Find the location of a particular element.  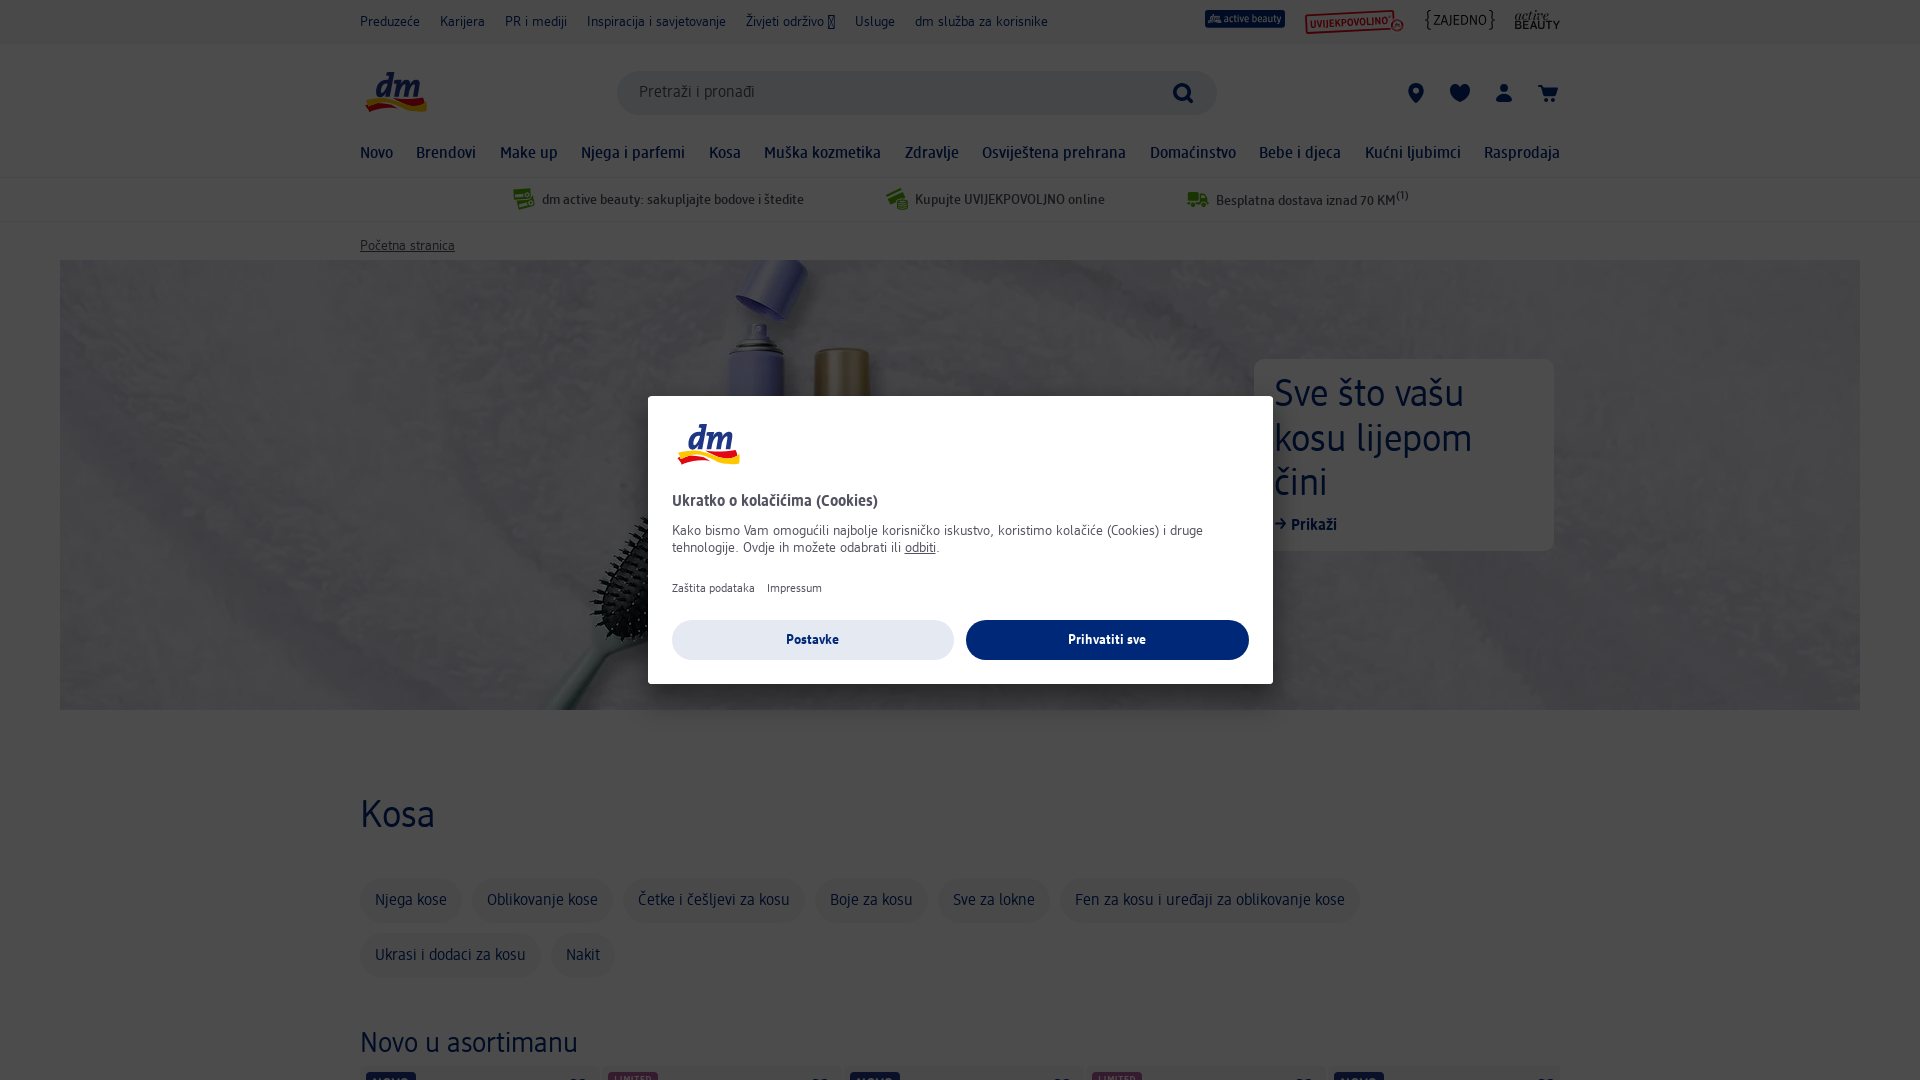

'Kosa' is located at coordinates (716, 153).